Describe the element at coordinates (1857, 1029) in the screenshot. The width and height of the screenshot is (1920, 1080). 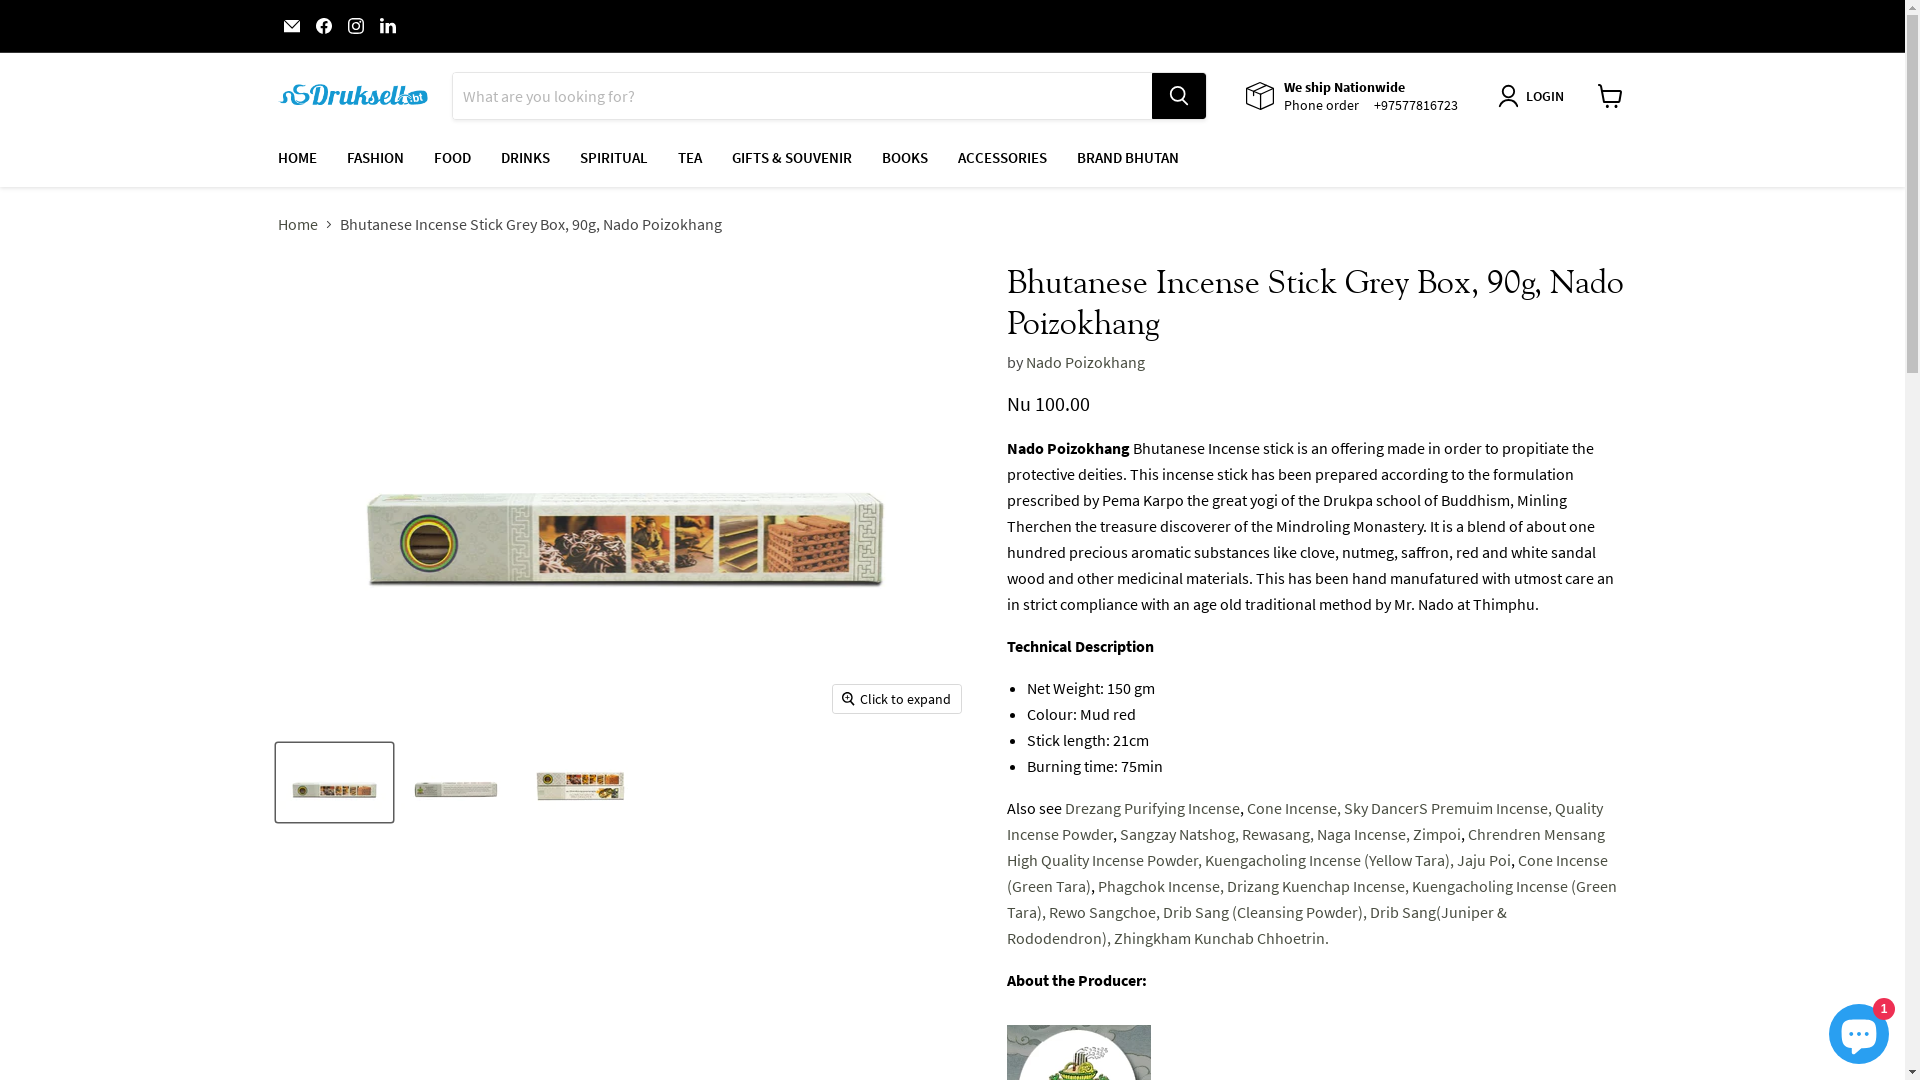
I see `'Shopify online store chat'` at that location.